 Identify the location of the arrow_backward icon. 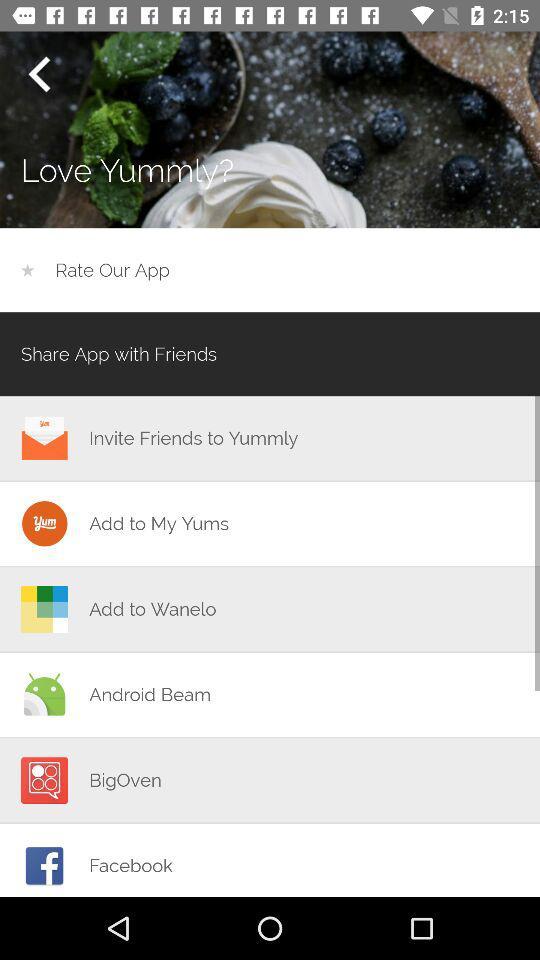
(38, 74).